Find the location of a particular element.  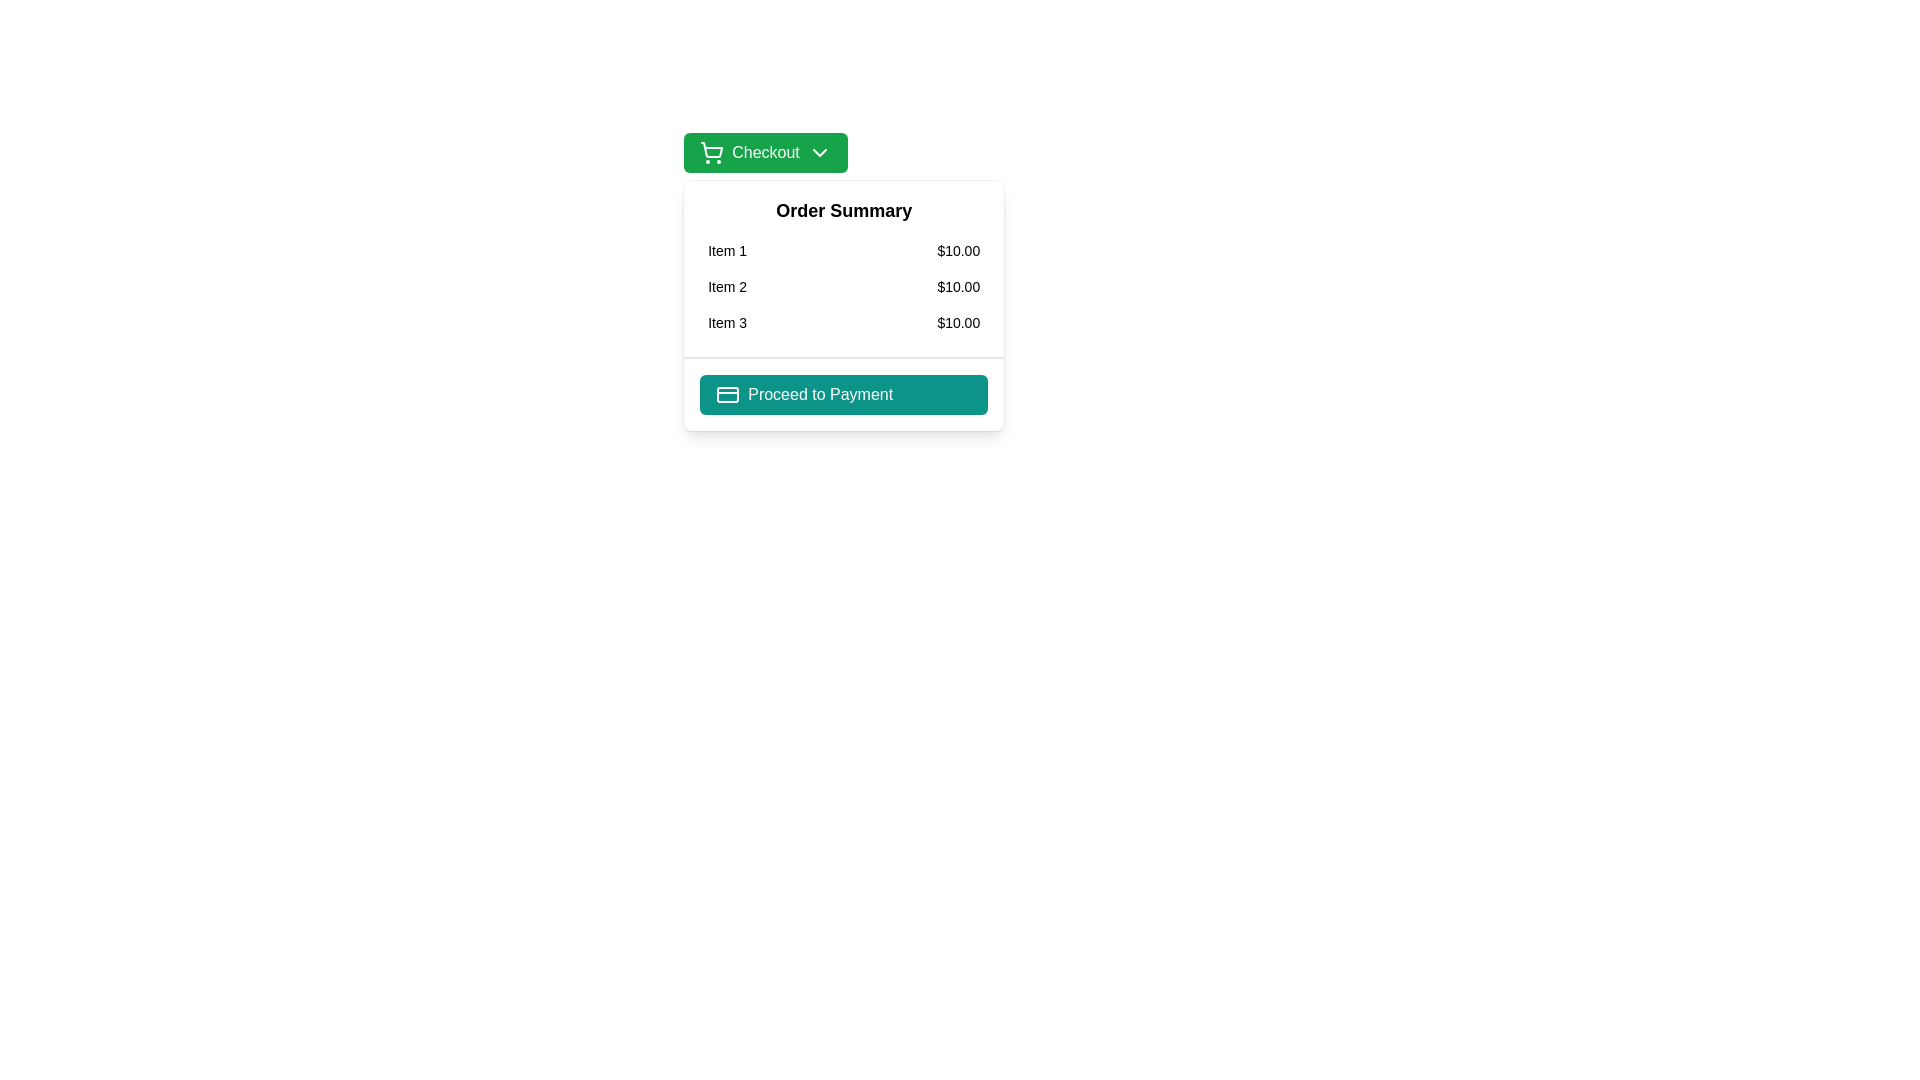

the rectangular green button labeled 'Checkout' with a shopping cart icon on the left and a down-facing chevron on the right is located at coordinates (765, 152).